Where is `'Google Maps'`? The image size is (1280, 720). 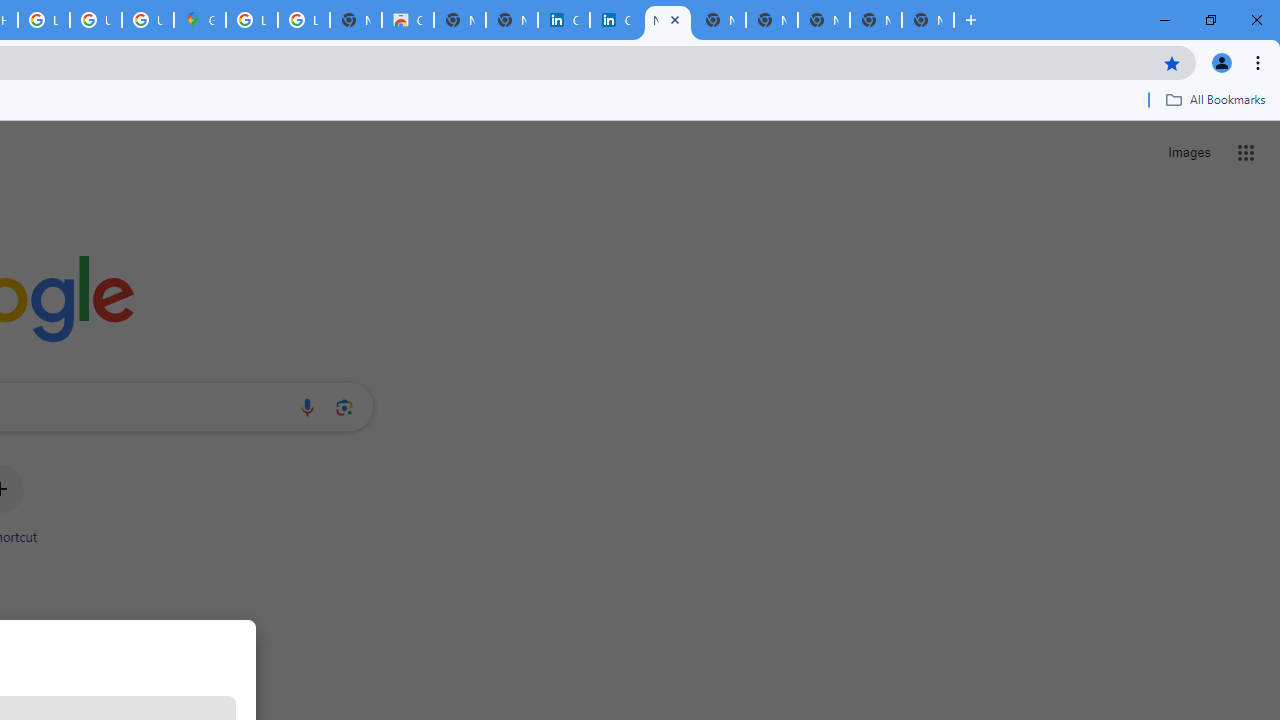
'Google Maps' is located at coordinates (200, 20).